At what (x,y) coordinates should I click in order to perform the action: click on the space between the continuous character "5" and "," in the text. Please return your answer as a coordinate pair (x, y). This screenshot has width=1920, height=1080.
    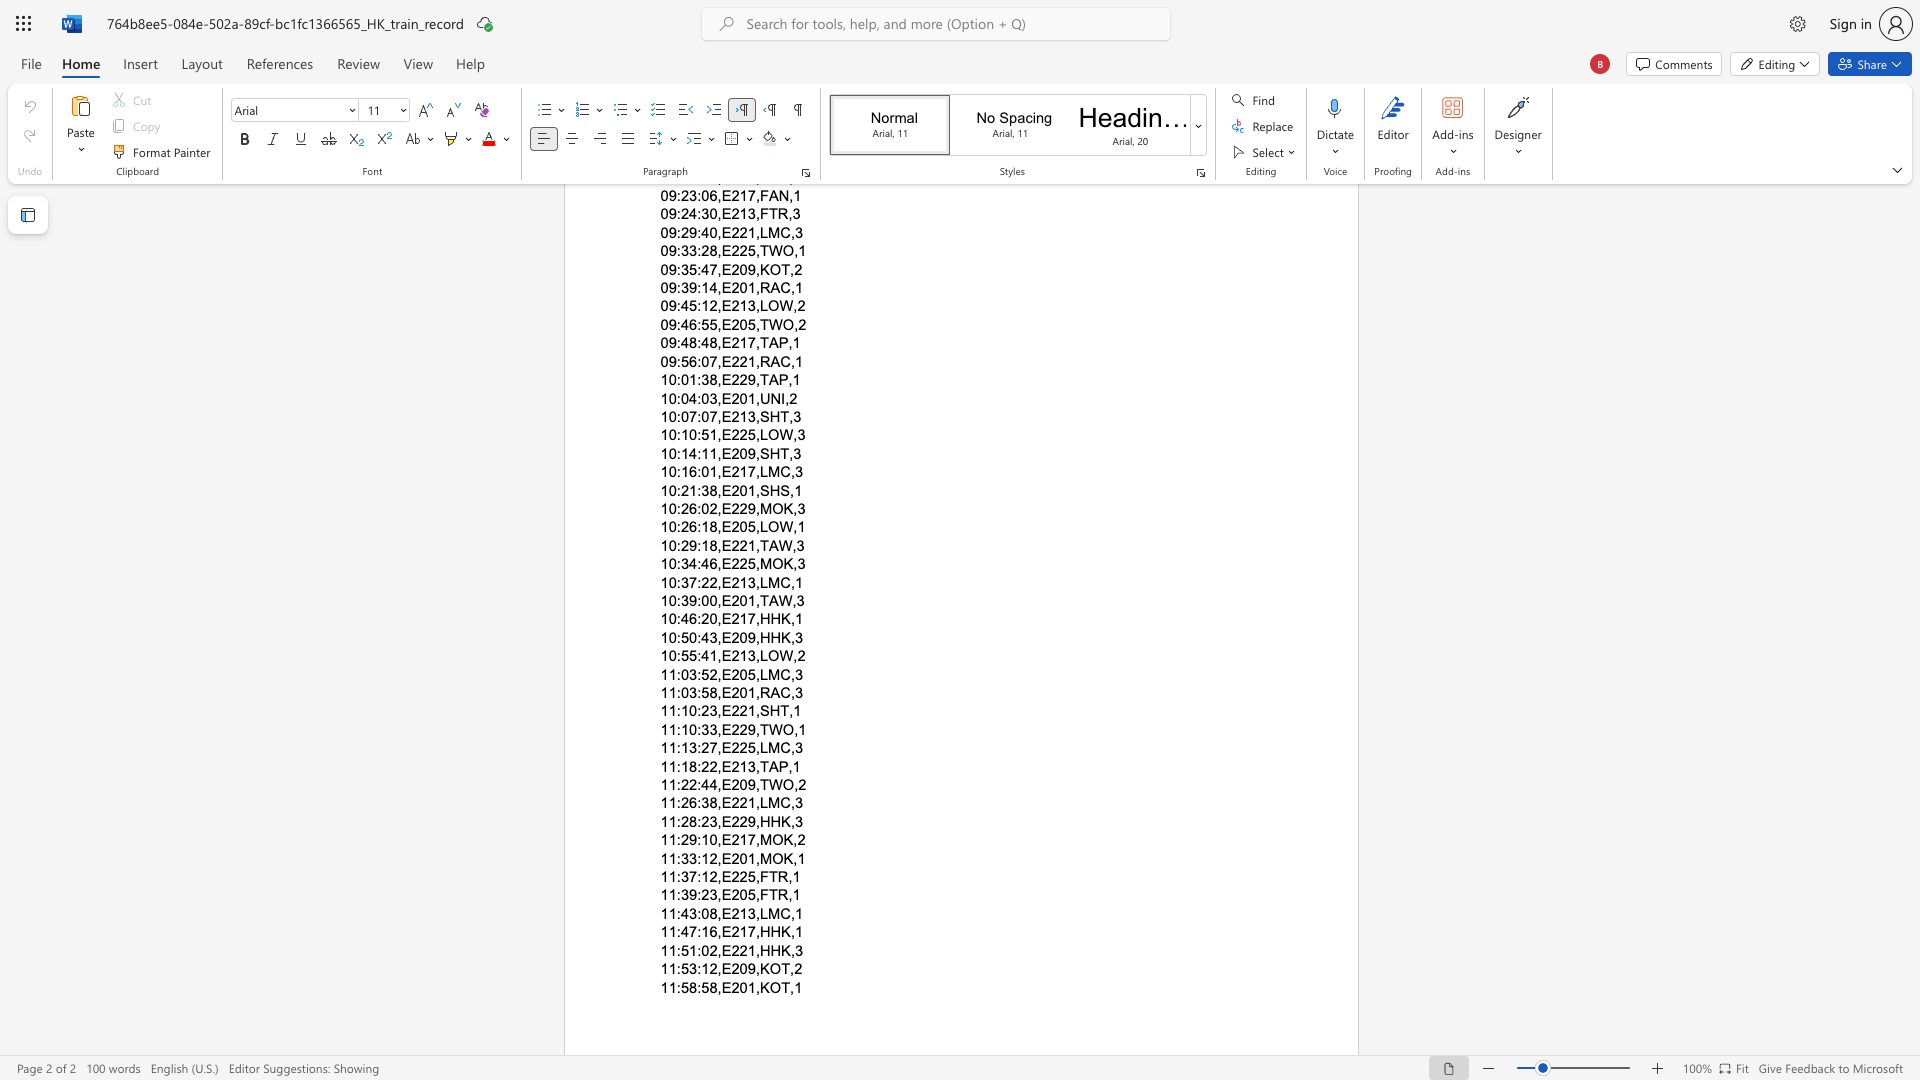
    Looking at the image, I should click on (753, 748).